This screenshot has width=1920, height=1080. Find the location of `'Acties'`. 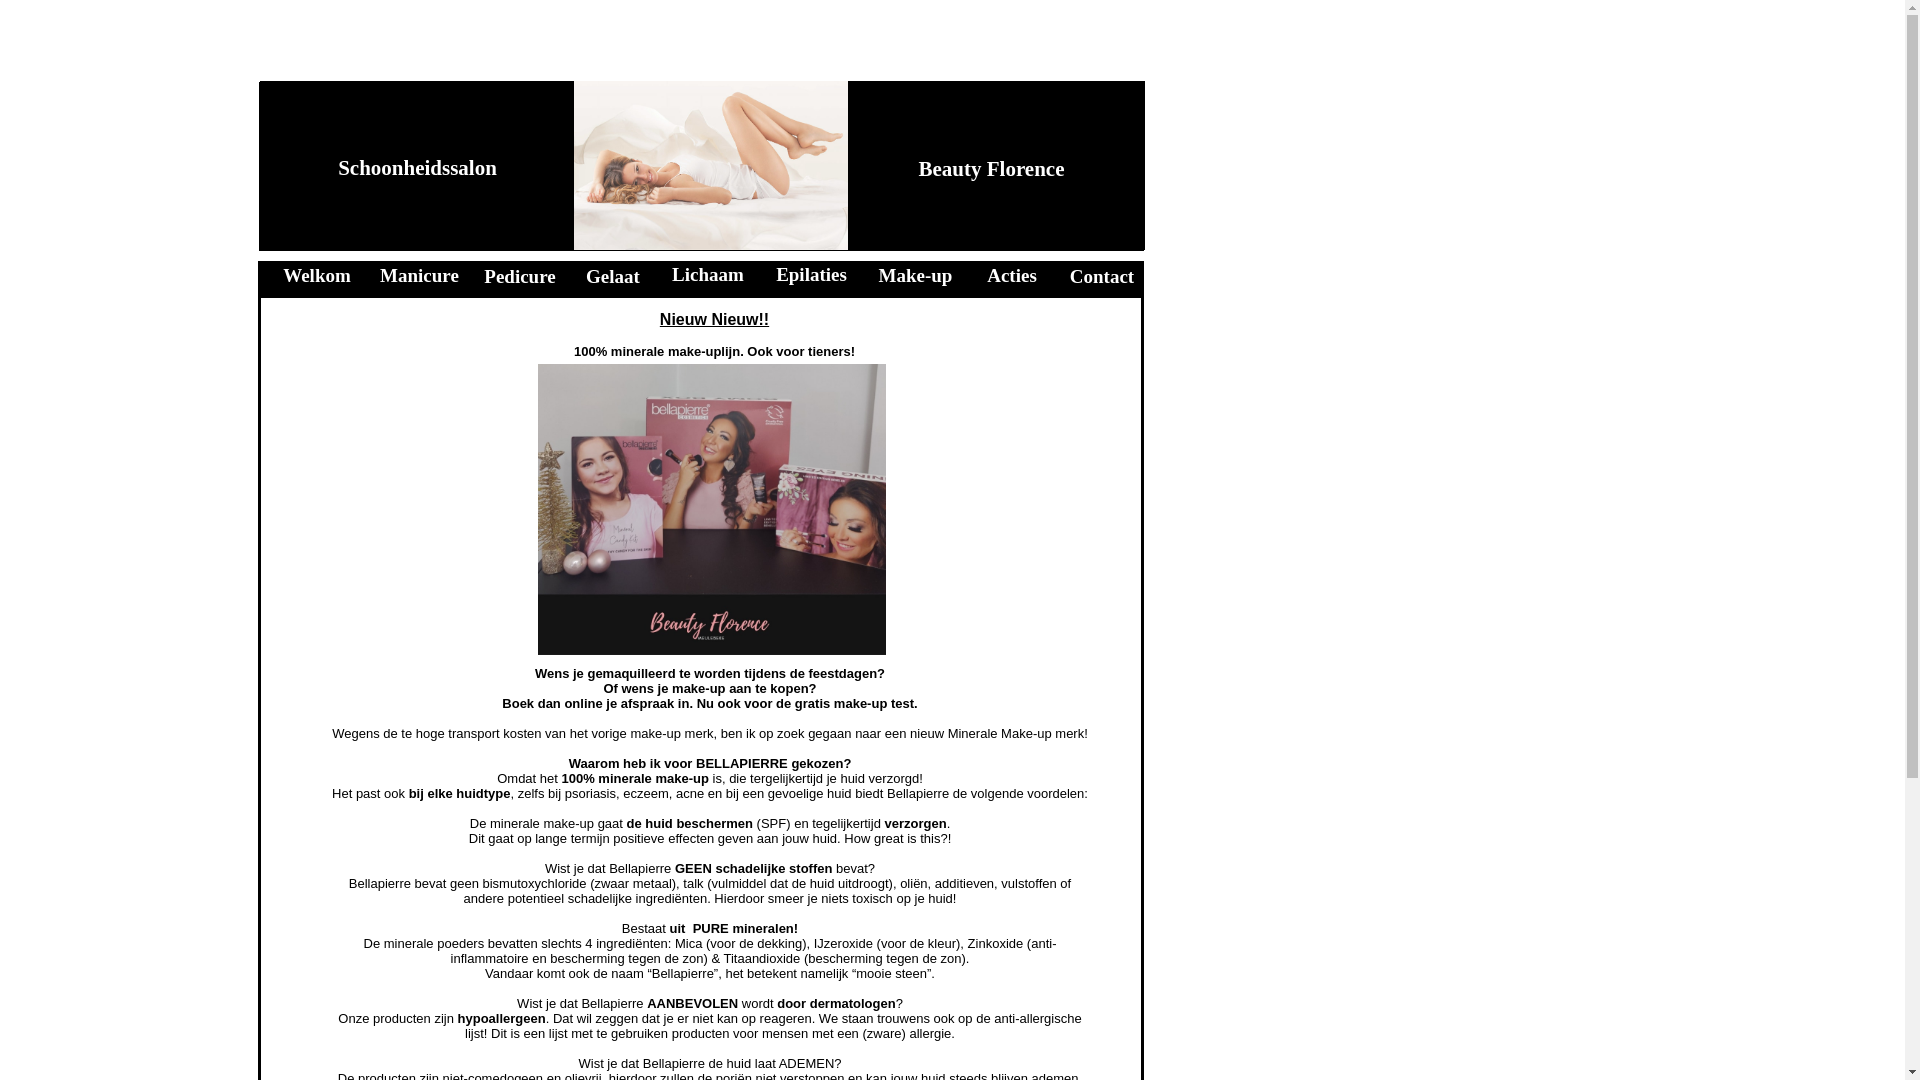

'Acties' is located at coordinates (987, 275).